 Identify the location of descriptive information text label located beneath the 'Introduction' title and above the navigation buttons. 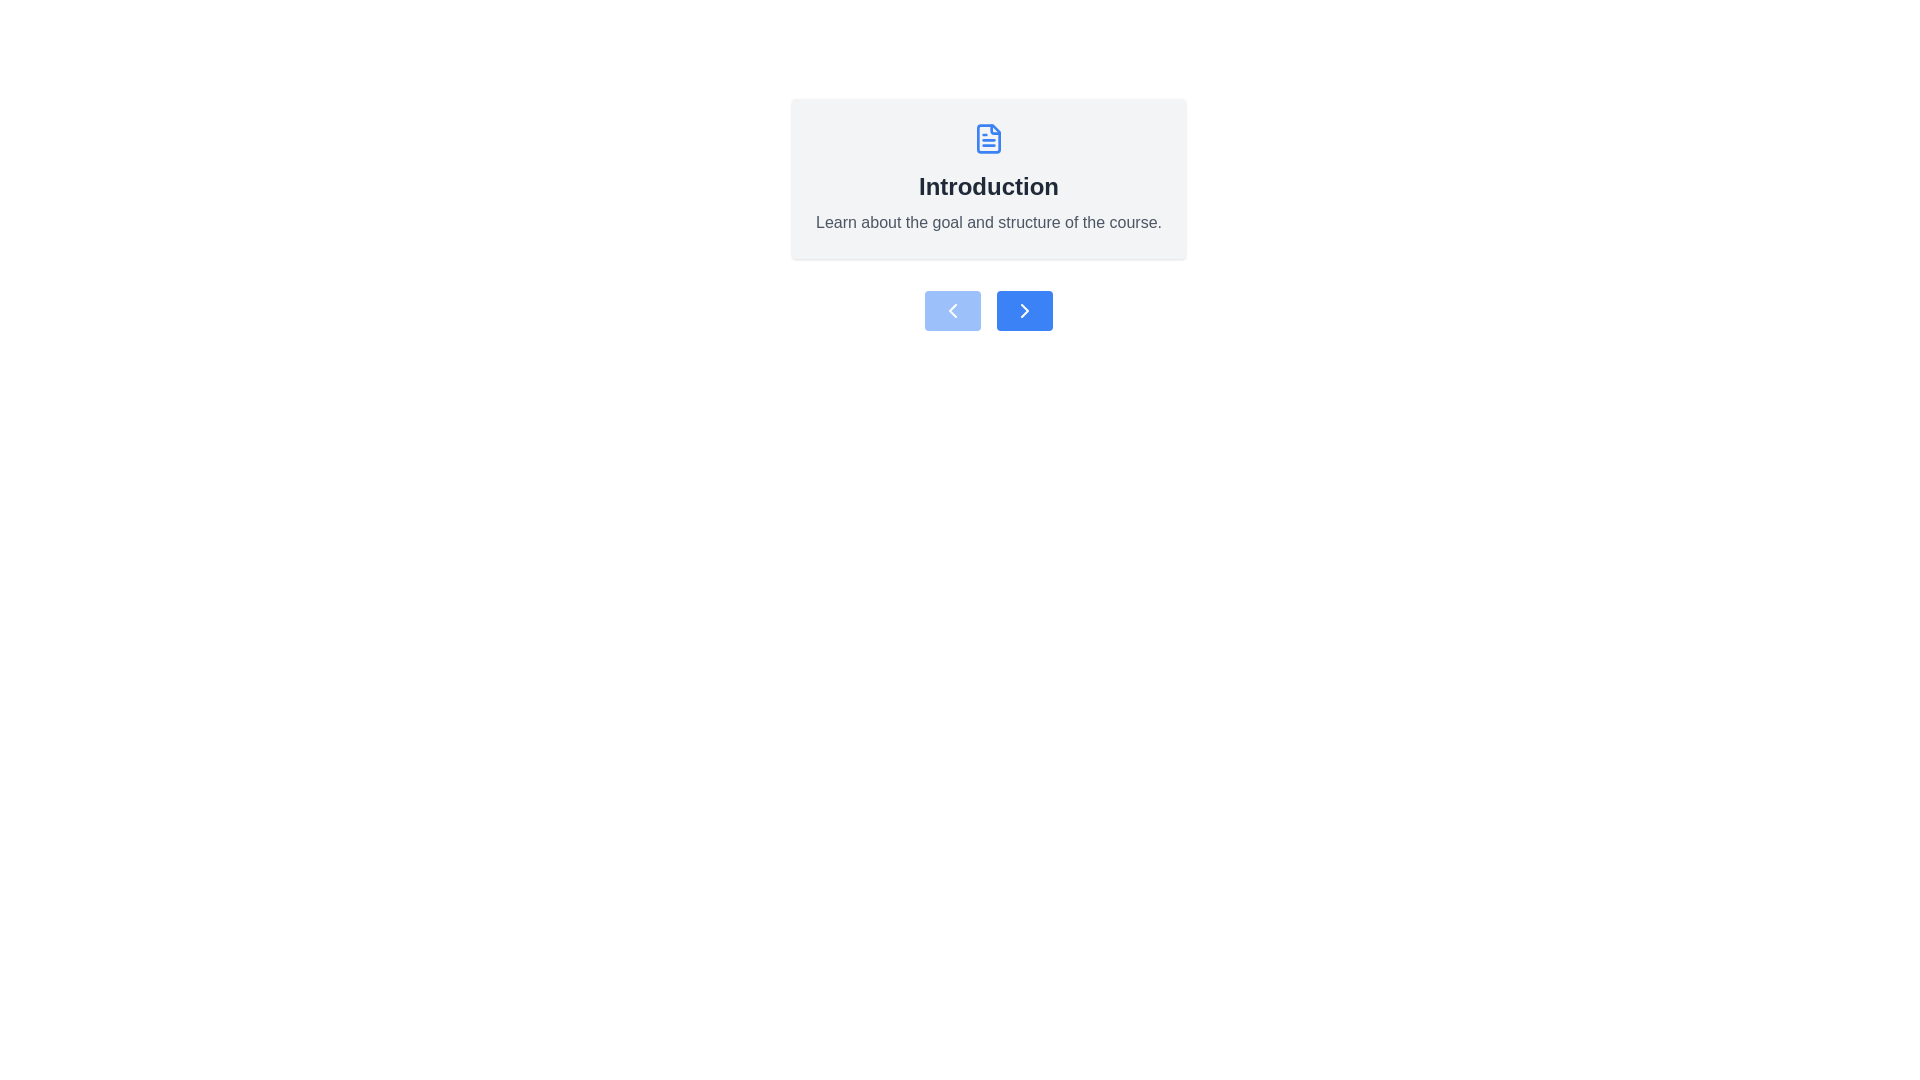
(988, 223).